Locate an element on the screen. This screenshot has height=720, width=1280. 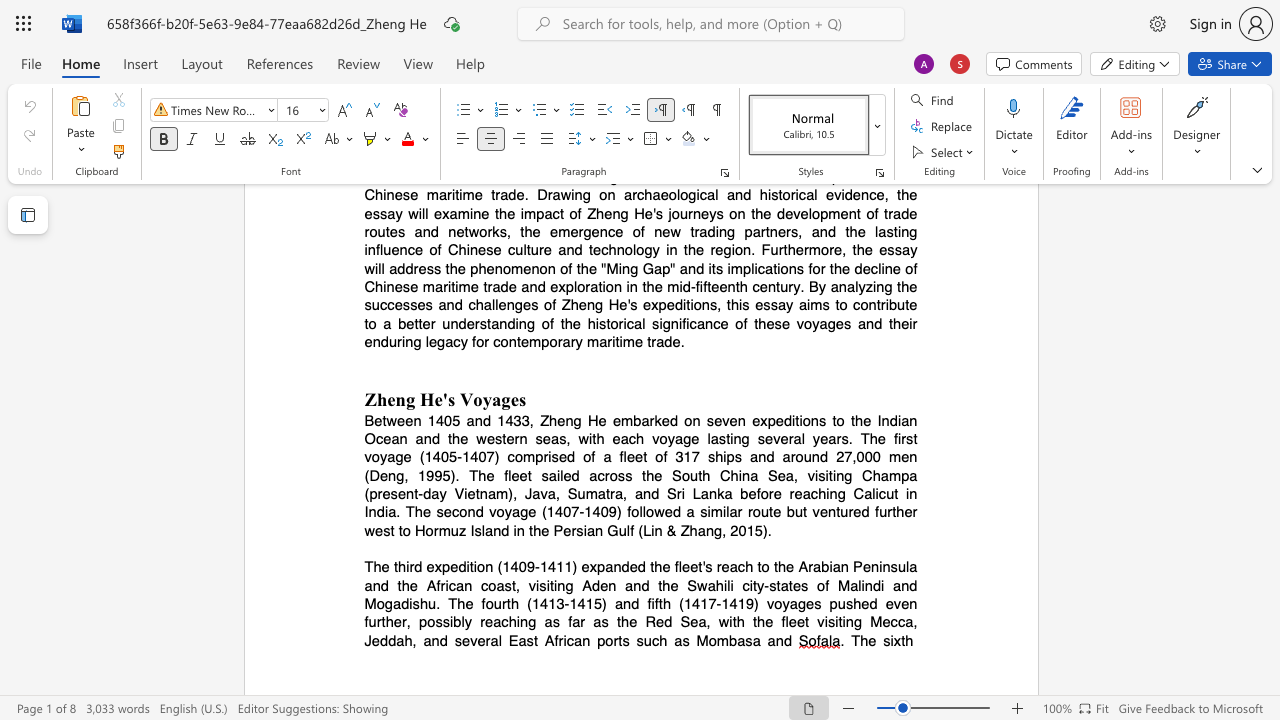
the subset text "The first voyag" within the text "Between 1405 and 1433, Zheng He embarked on seven expeditions to the Indian Ocean and the western seas, with each voyage lasting several years. The first voyage (1405-1407)" is located at coordinates (860, 437).